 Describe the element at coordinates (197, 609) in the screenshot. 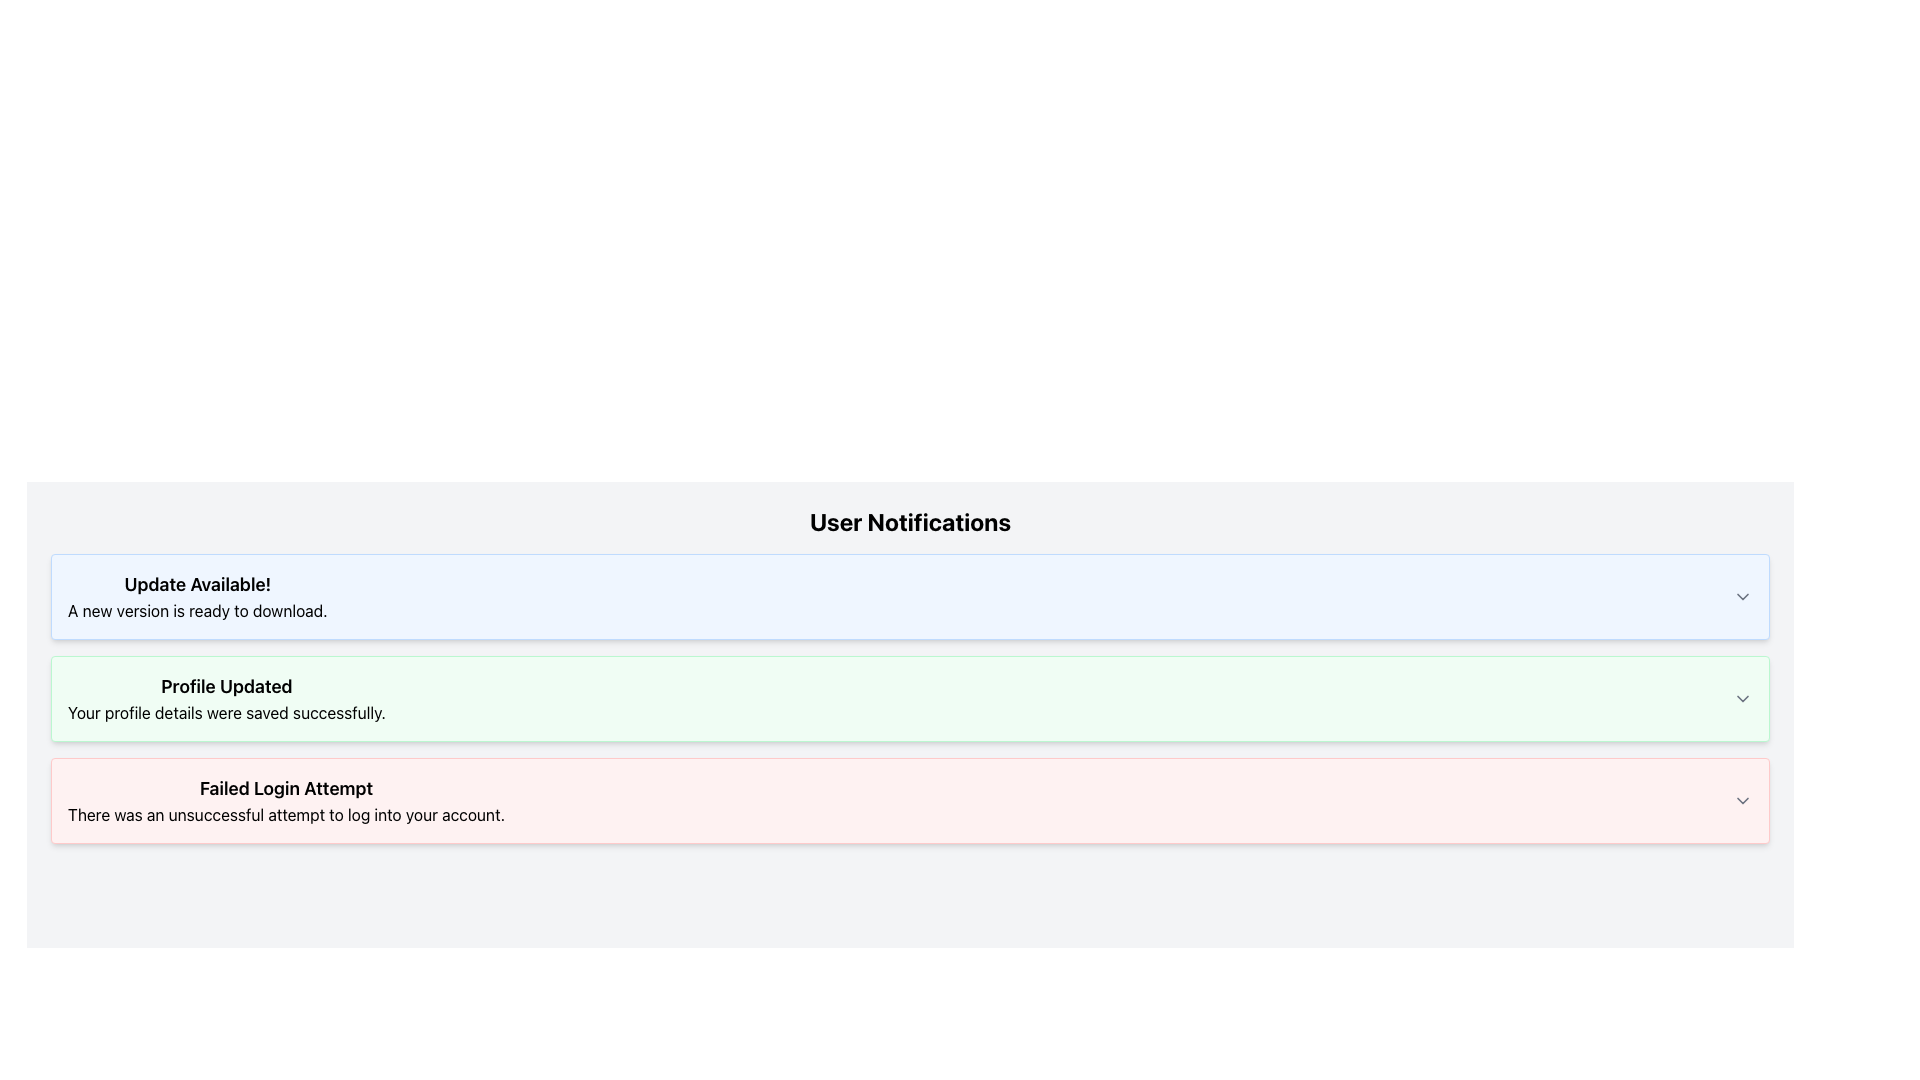

I see `descriptive text informing the user about the availability of a new version to download, located directly below the heading 'Update Available!' in the first notification card` at that location.